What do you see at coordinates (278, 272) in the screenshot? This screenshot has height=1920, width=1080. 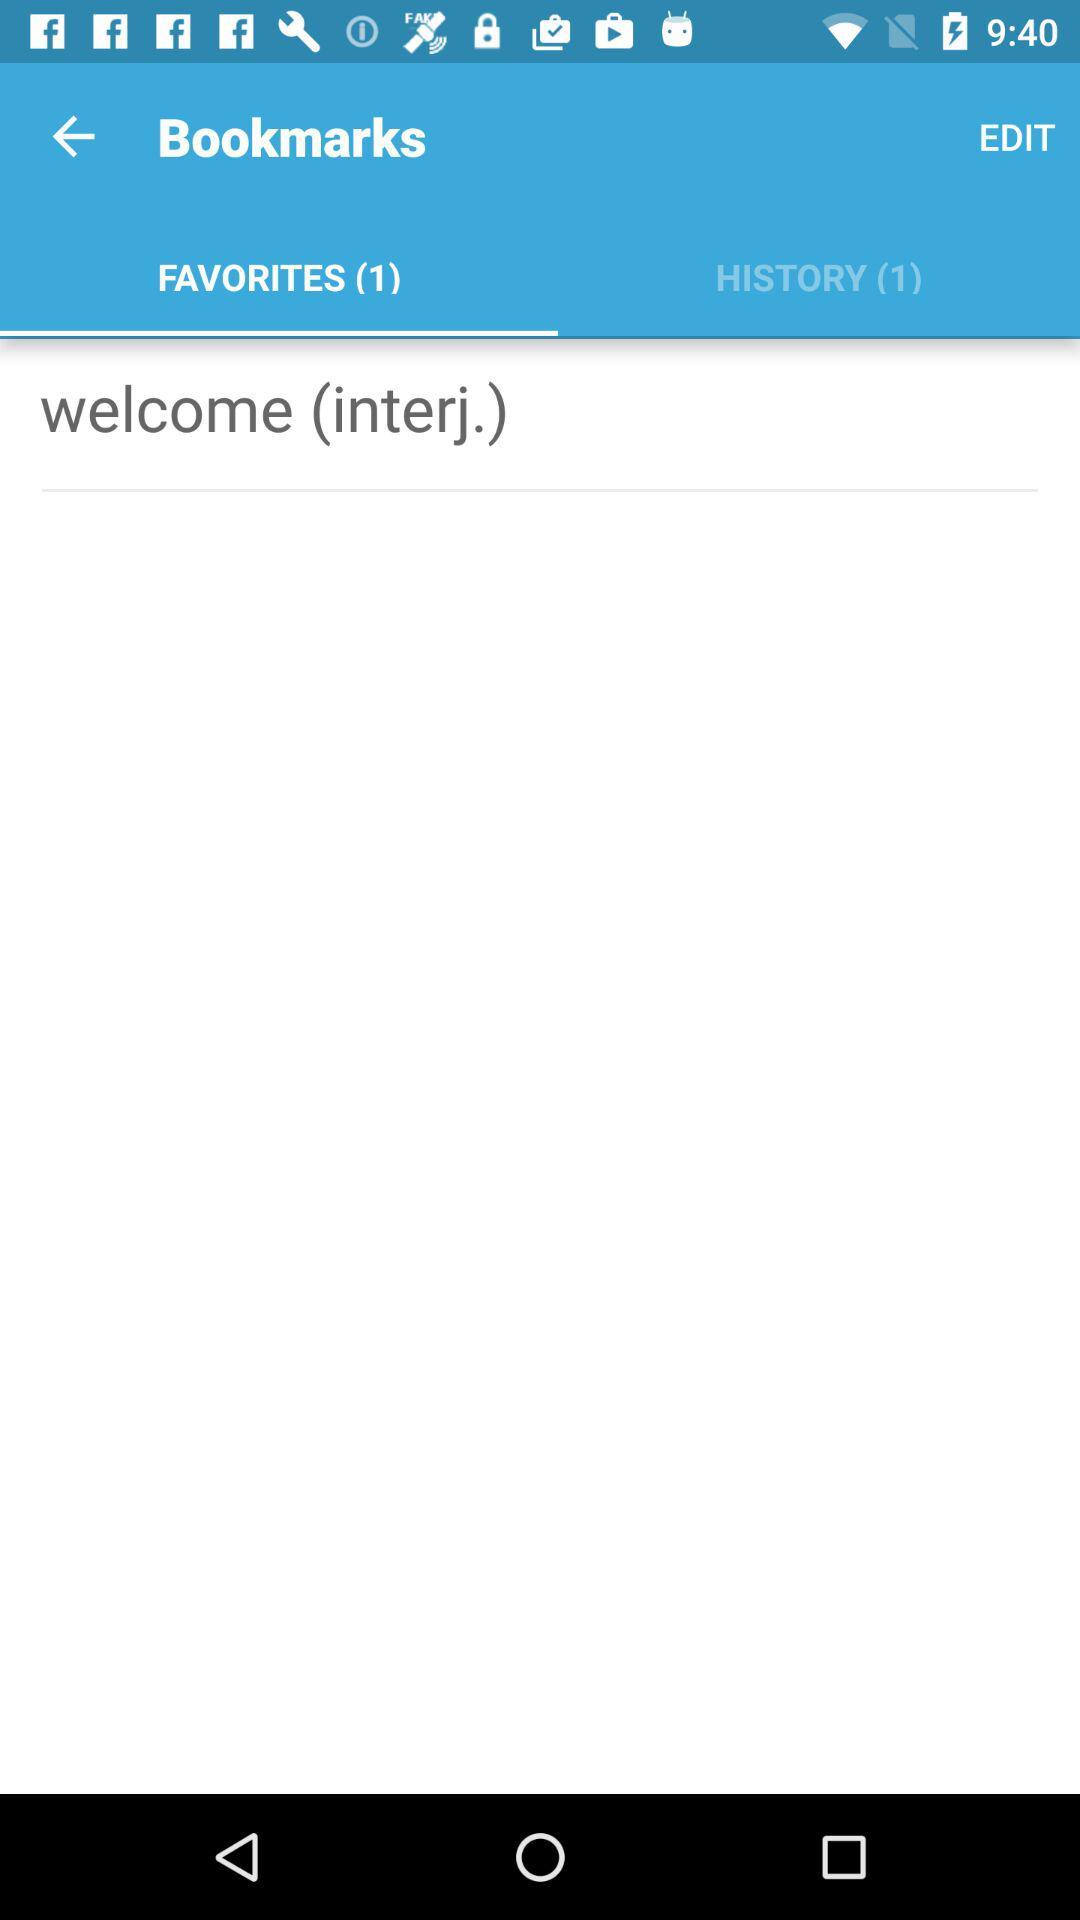 I see `favorites (1) app` at bounding box center [278, 272].